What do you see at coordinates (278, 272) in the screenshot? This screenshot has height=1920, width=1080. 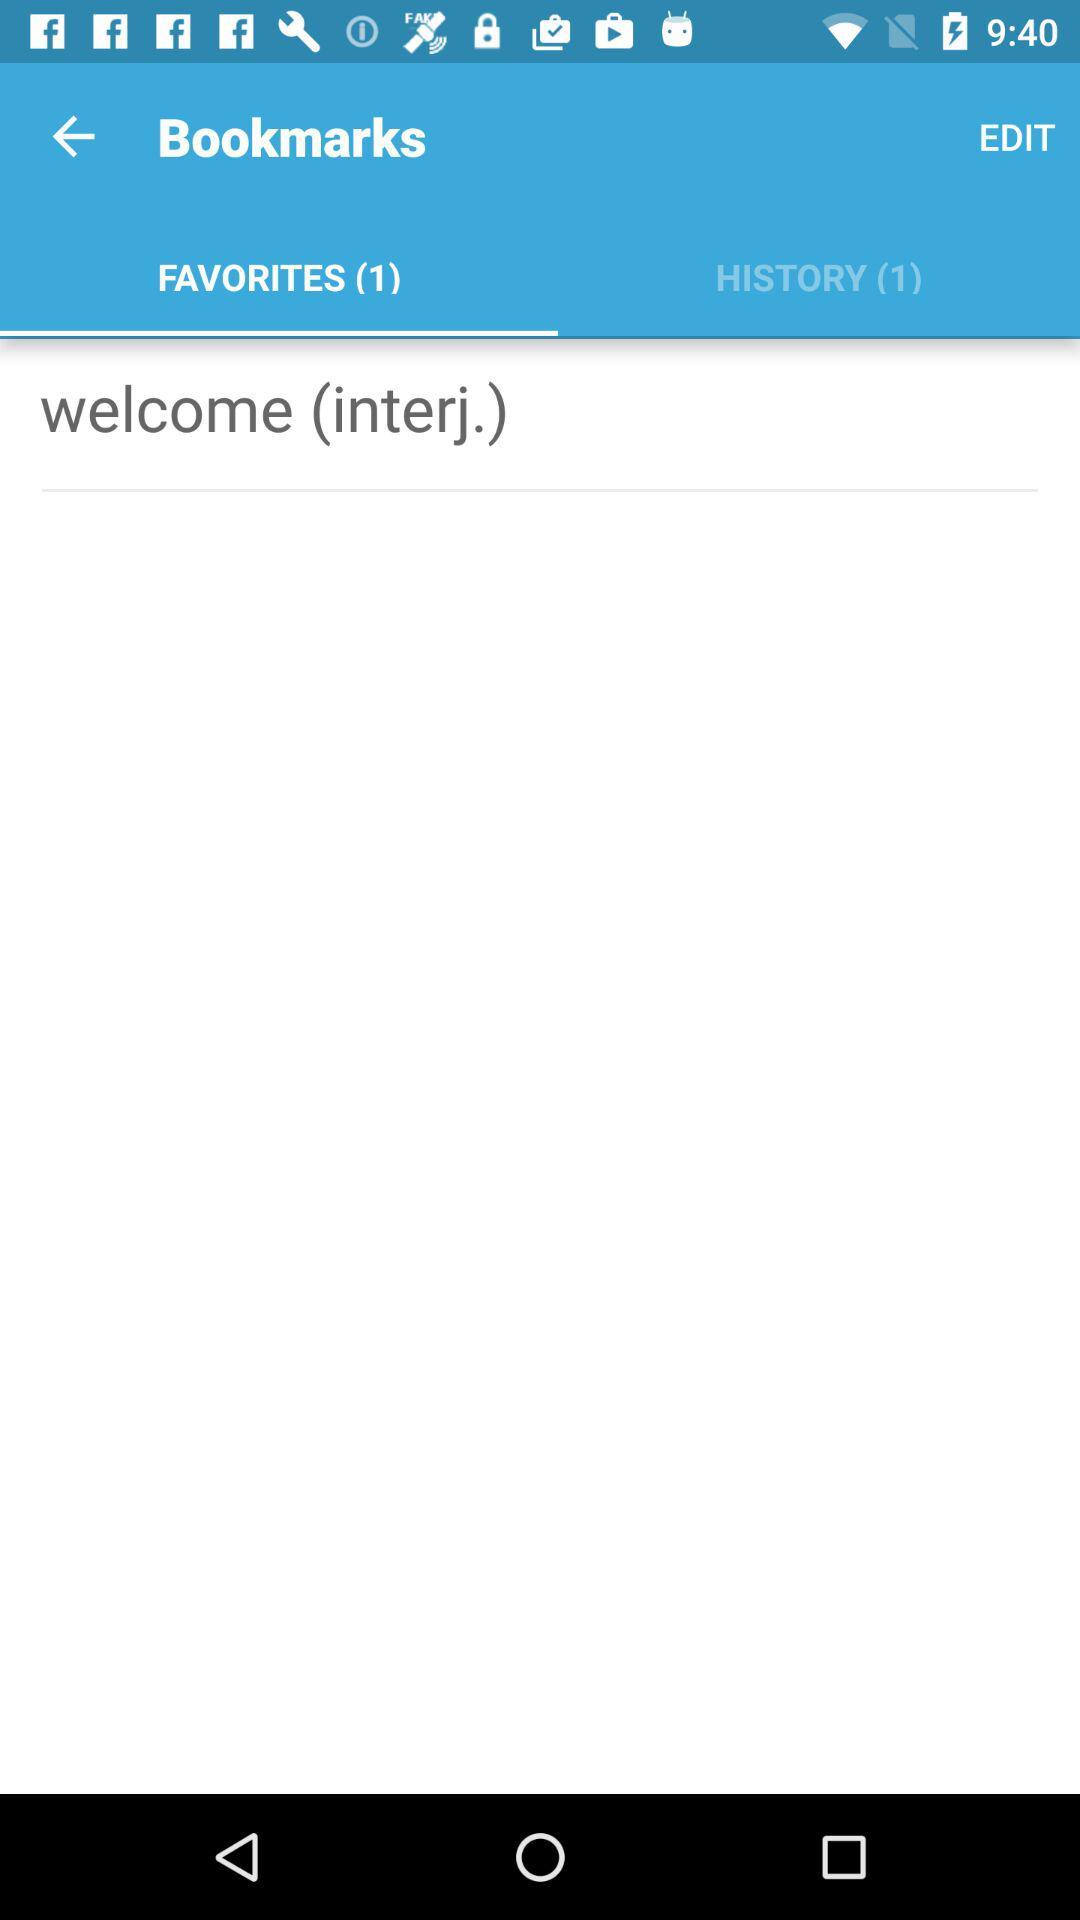 I see `favorites (1) app` at bounding box center [278, 272].